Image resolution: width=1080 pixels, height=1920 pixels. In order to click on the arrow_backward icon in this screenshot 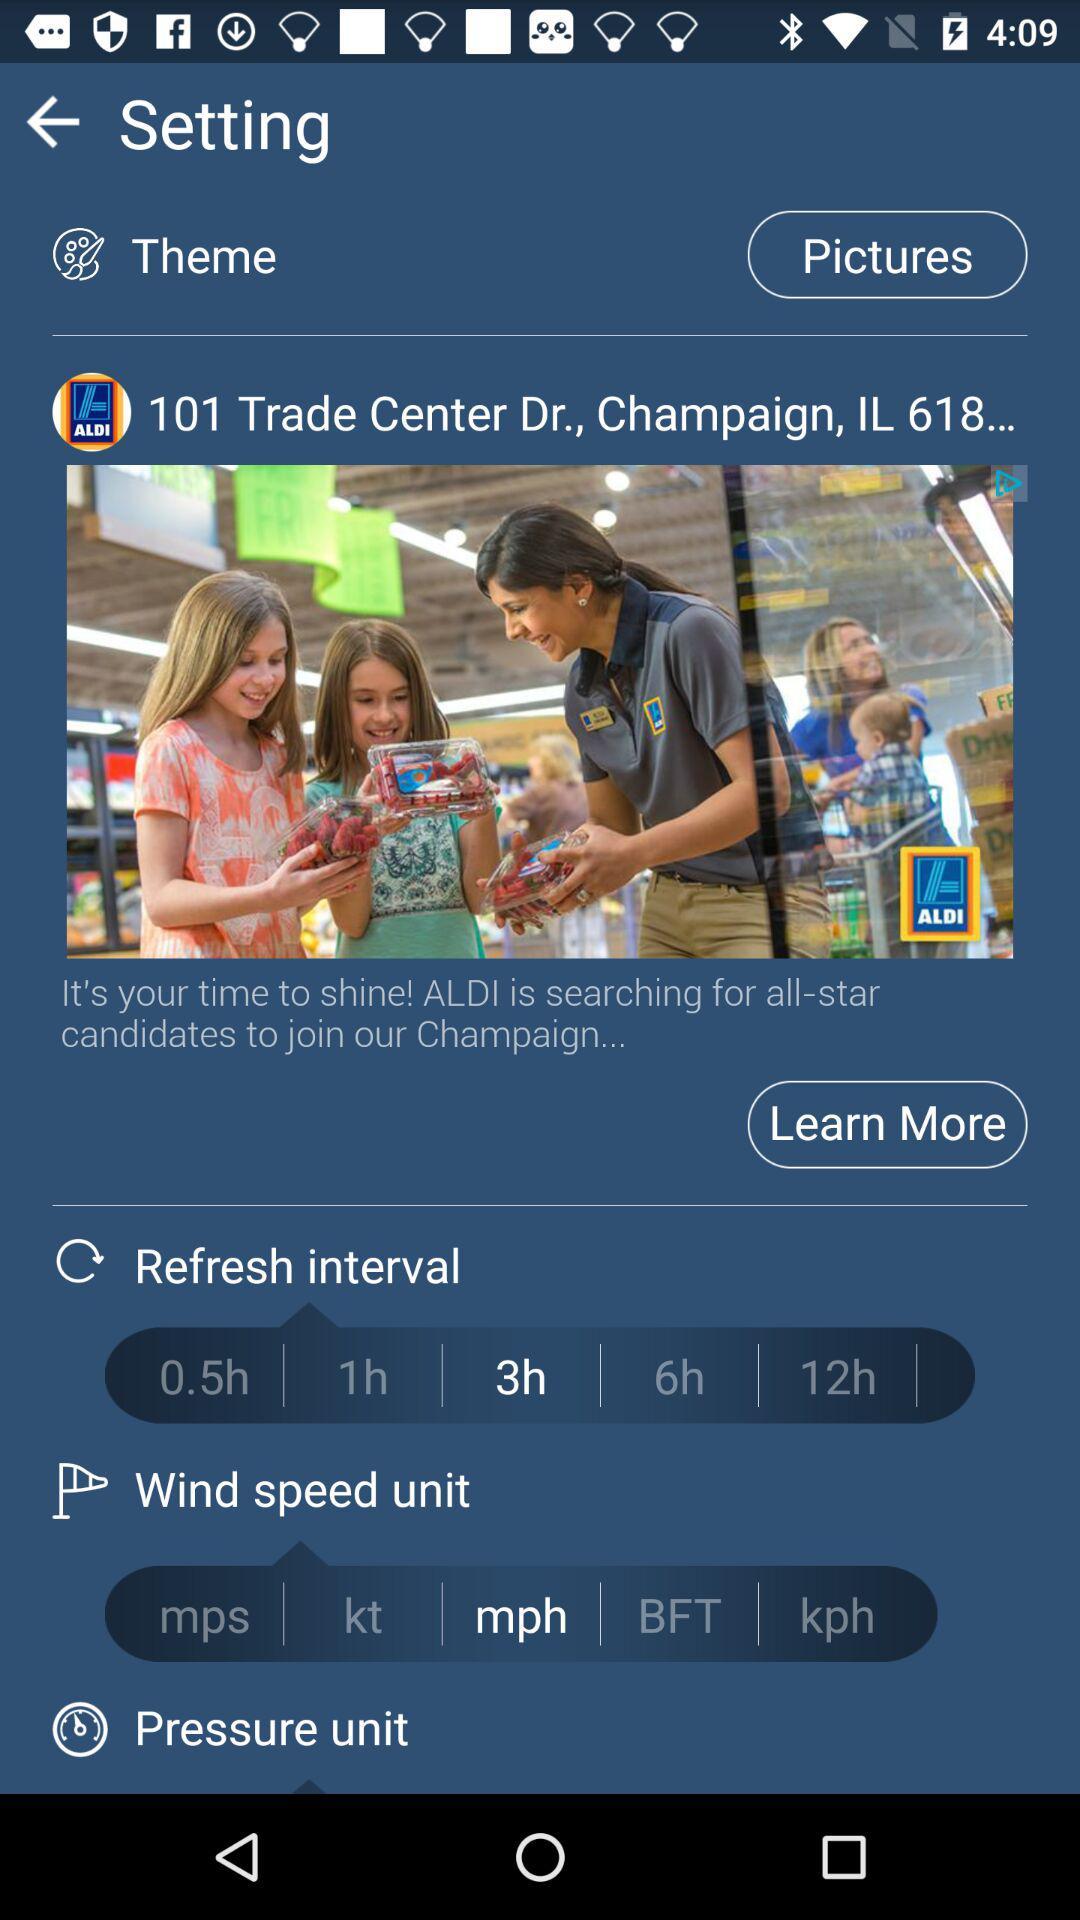, I will do `click(51, 129)`.